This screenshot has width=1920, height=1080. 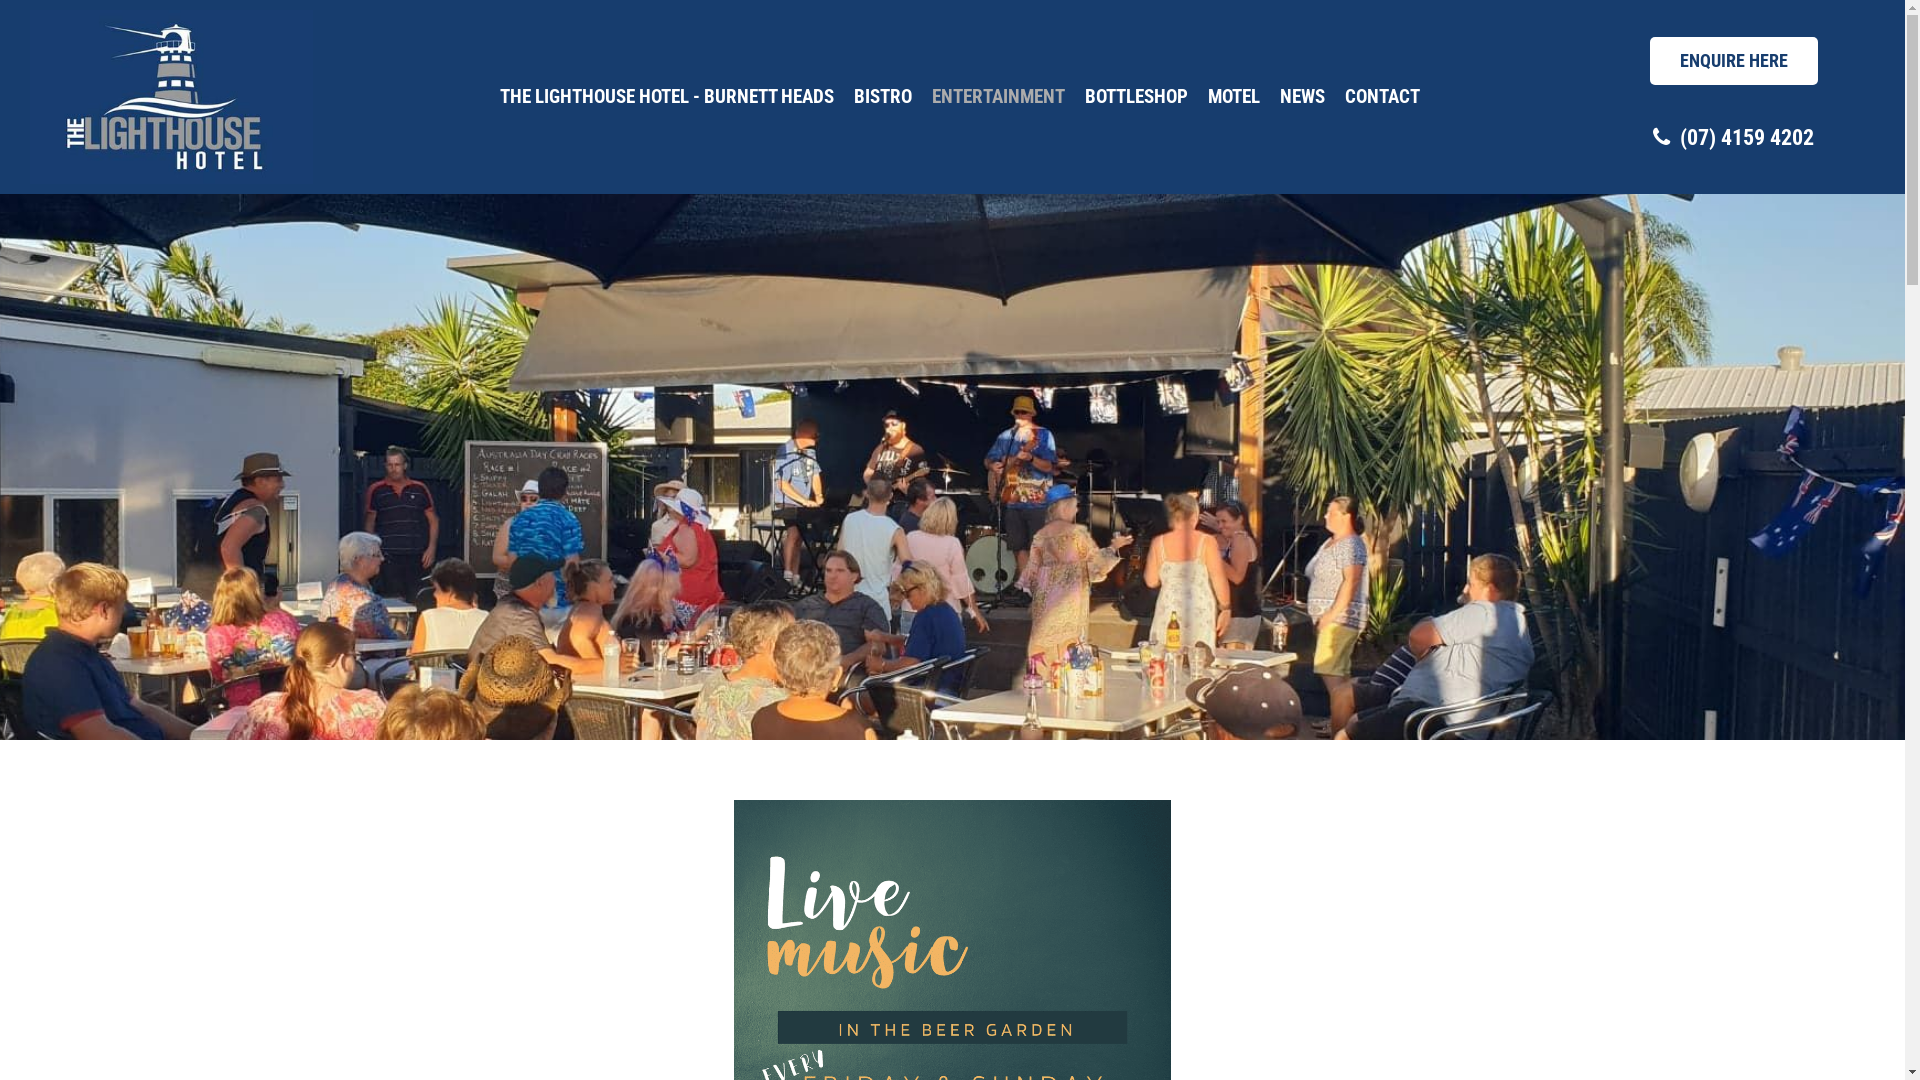 What do you see at coordinates (882, 96) in the screenshot?
I see `'BISTRO'` at bounding box center [882, 96].